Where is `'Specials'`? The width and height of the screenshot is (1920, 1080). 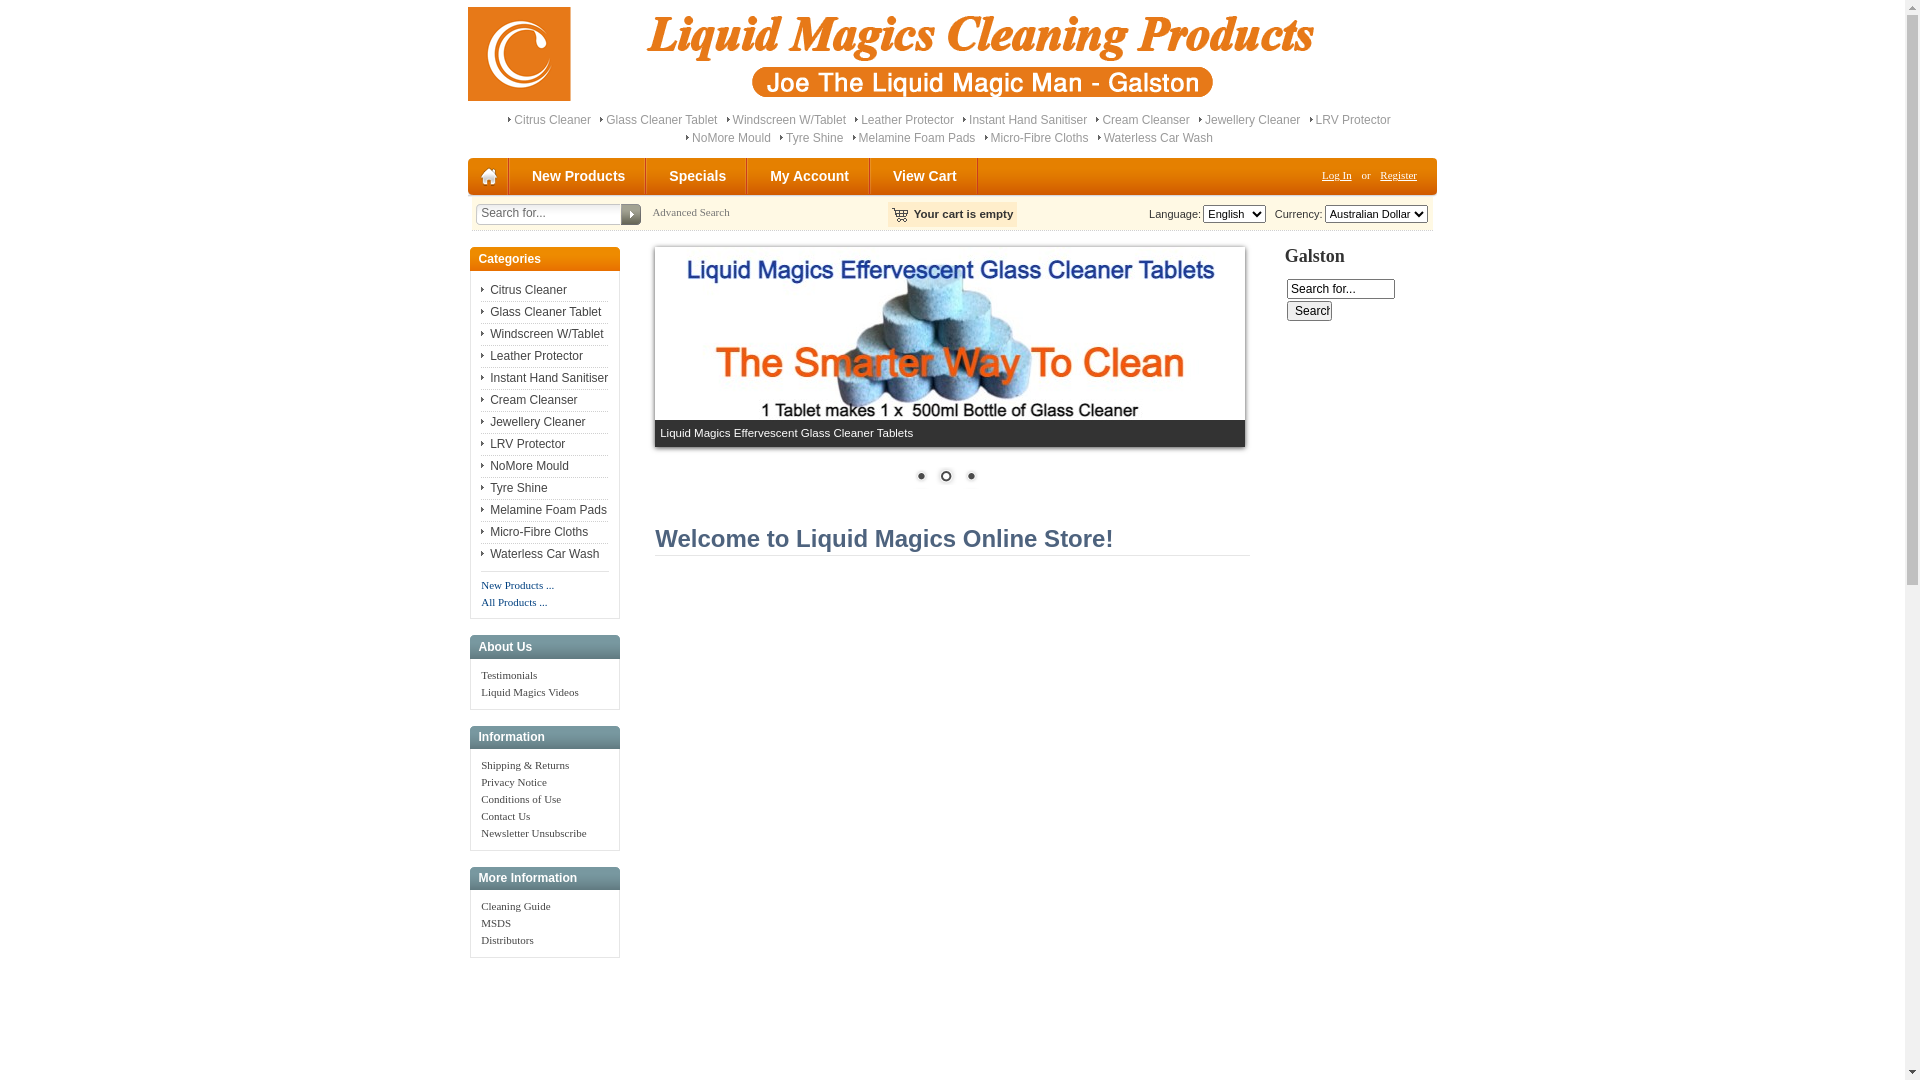 'Specials' is located at coordinates (698, 175).